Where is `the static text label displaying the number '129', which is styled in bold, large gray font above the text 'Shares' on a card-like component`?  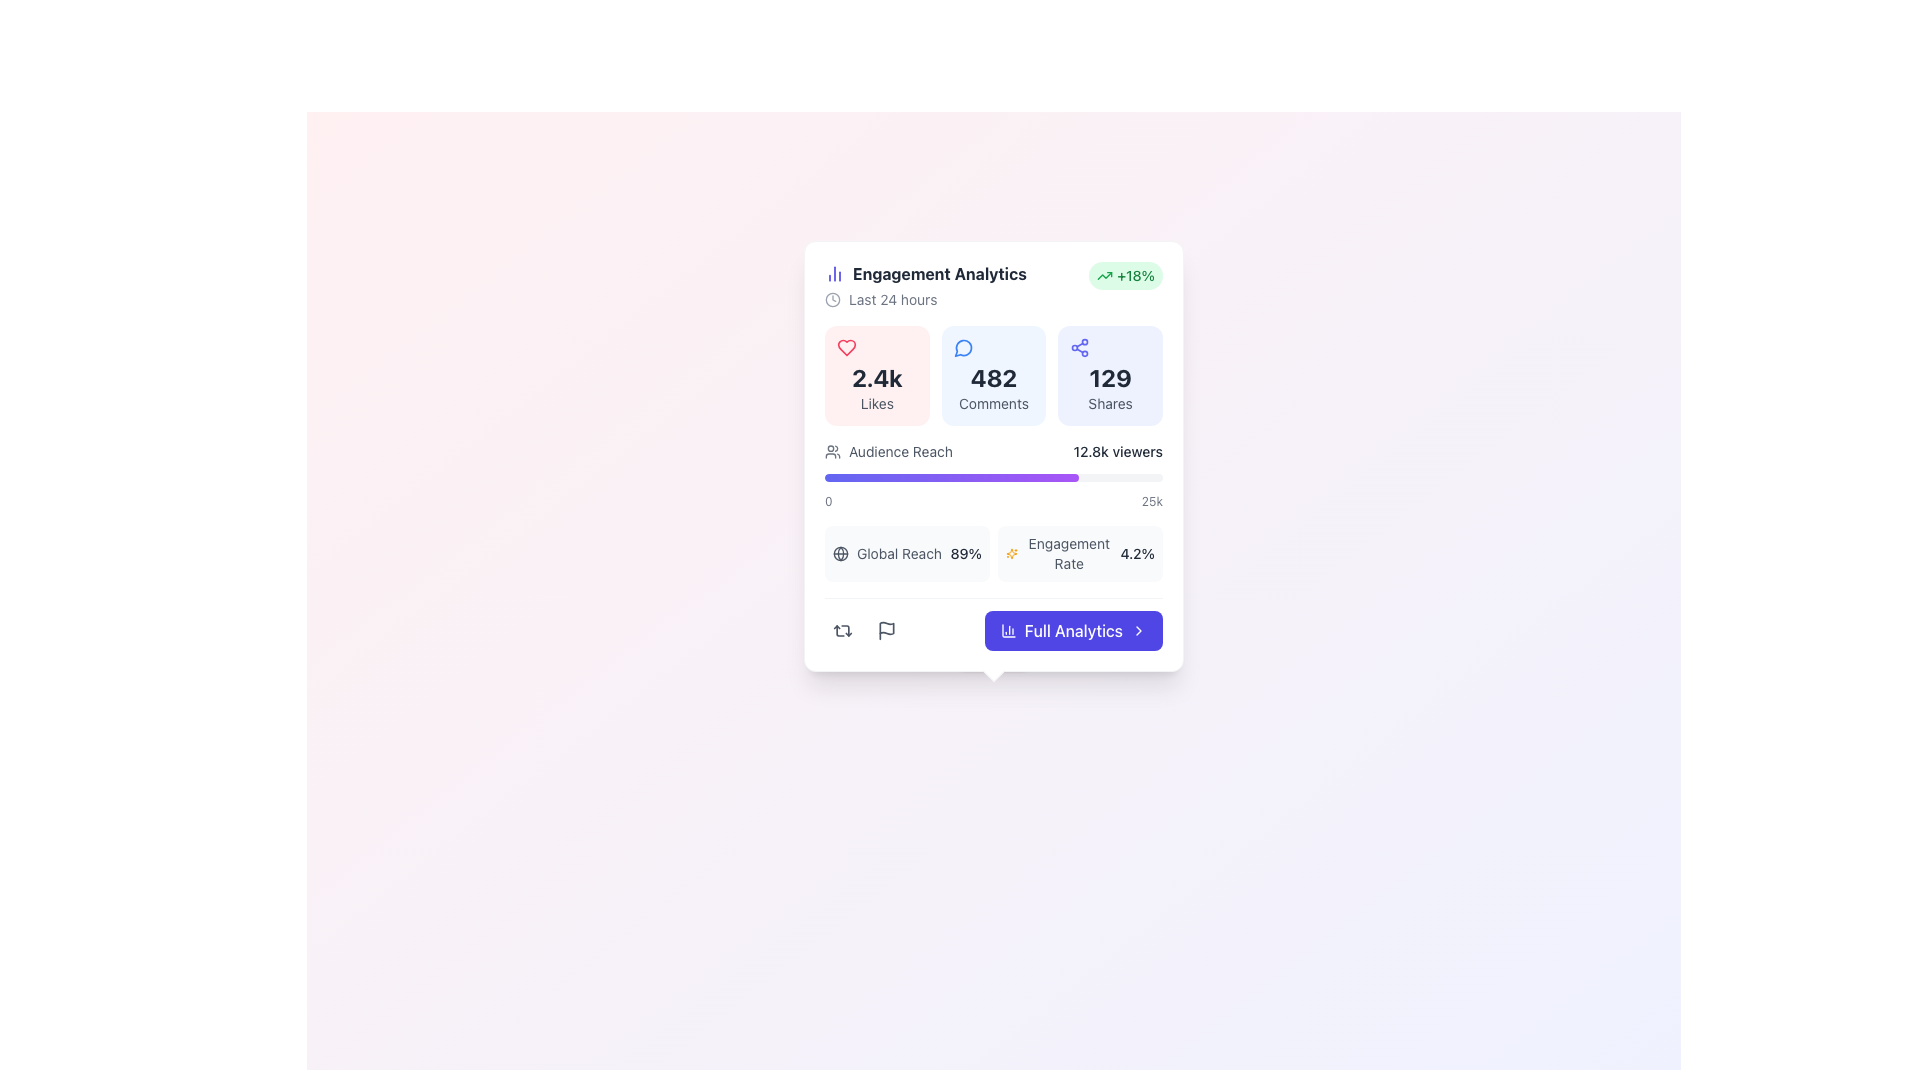
the static text label displaying the number '129', which is styled in bold, large gray font above the text 'Shares' on a card-like component is located at coordinates (1109, 378).